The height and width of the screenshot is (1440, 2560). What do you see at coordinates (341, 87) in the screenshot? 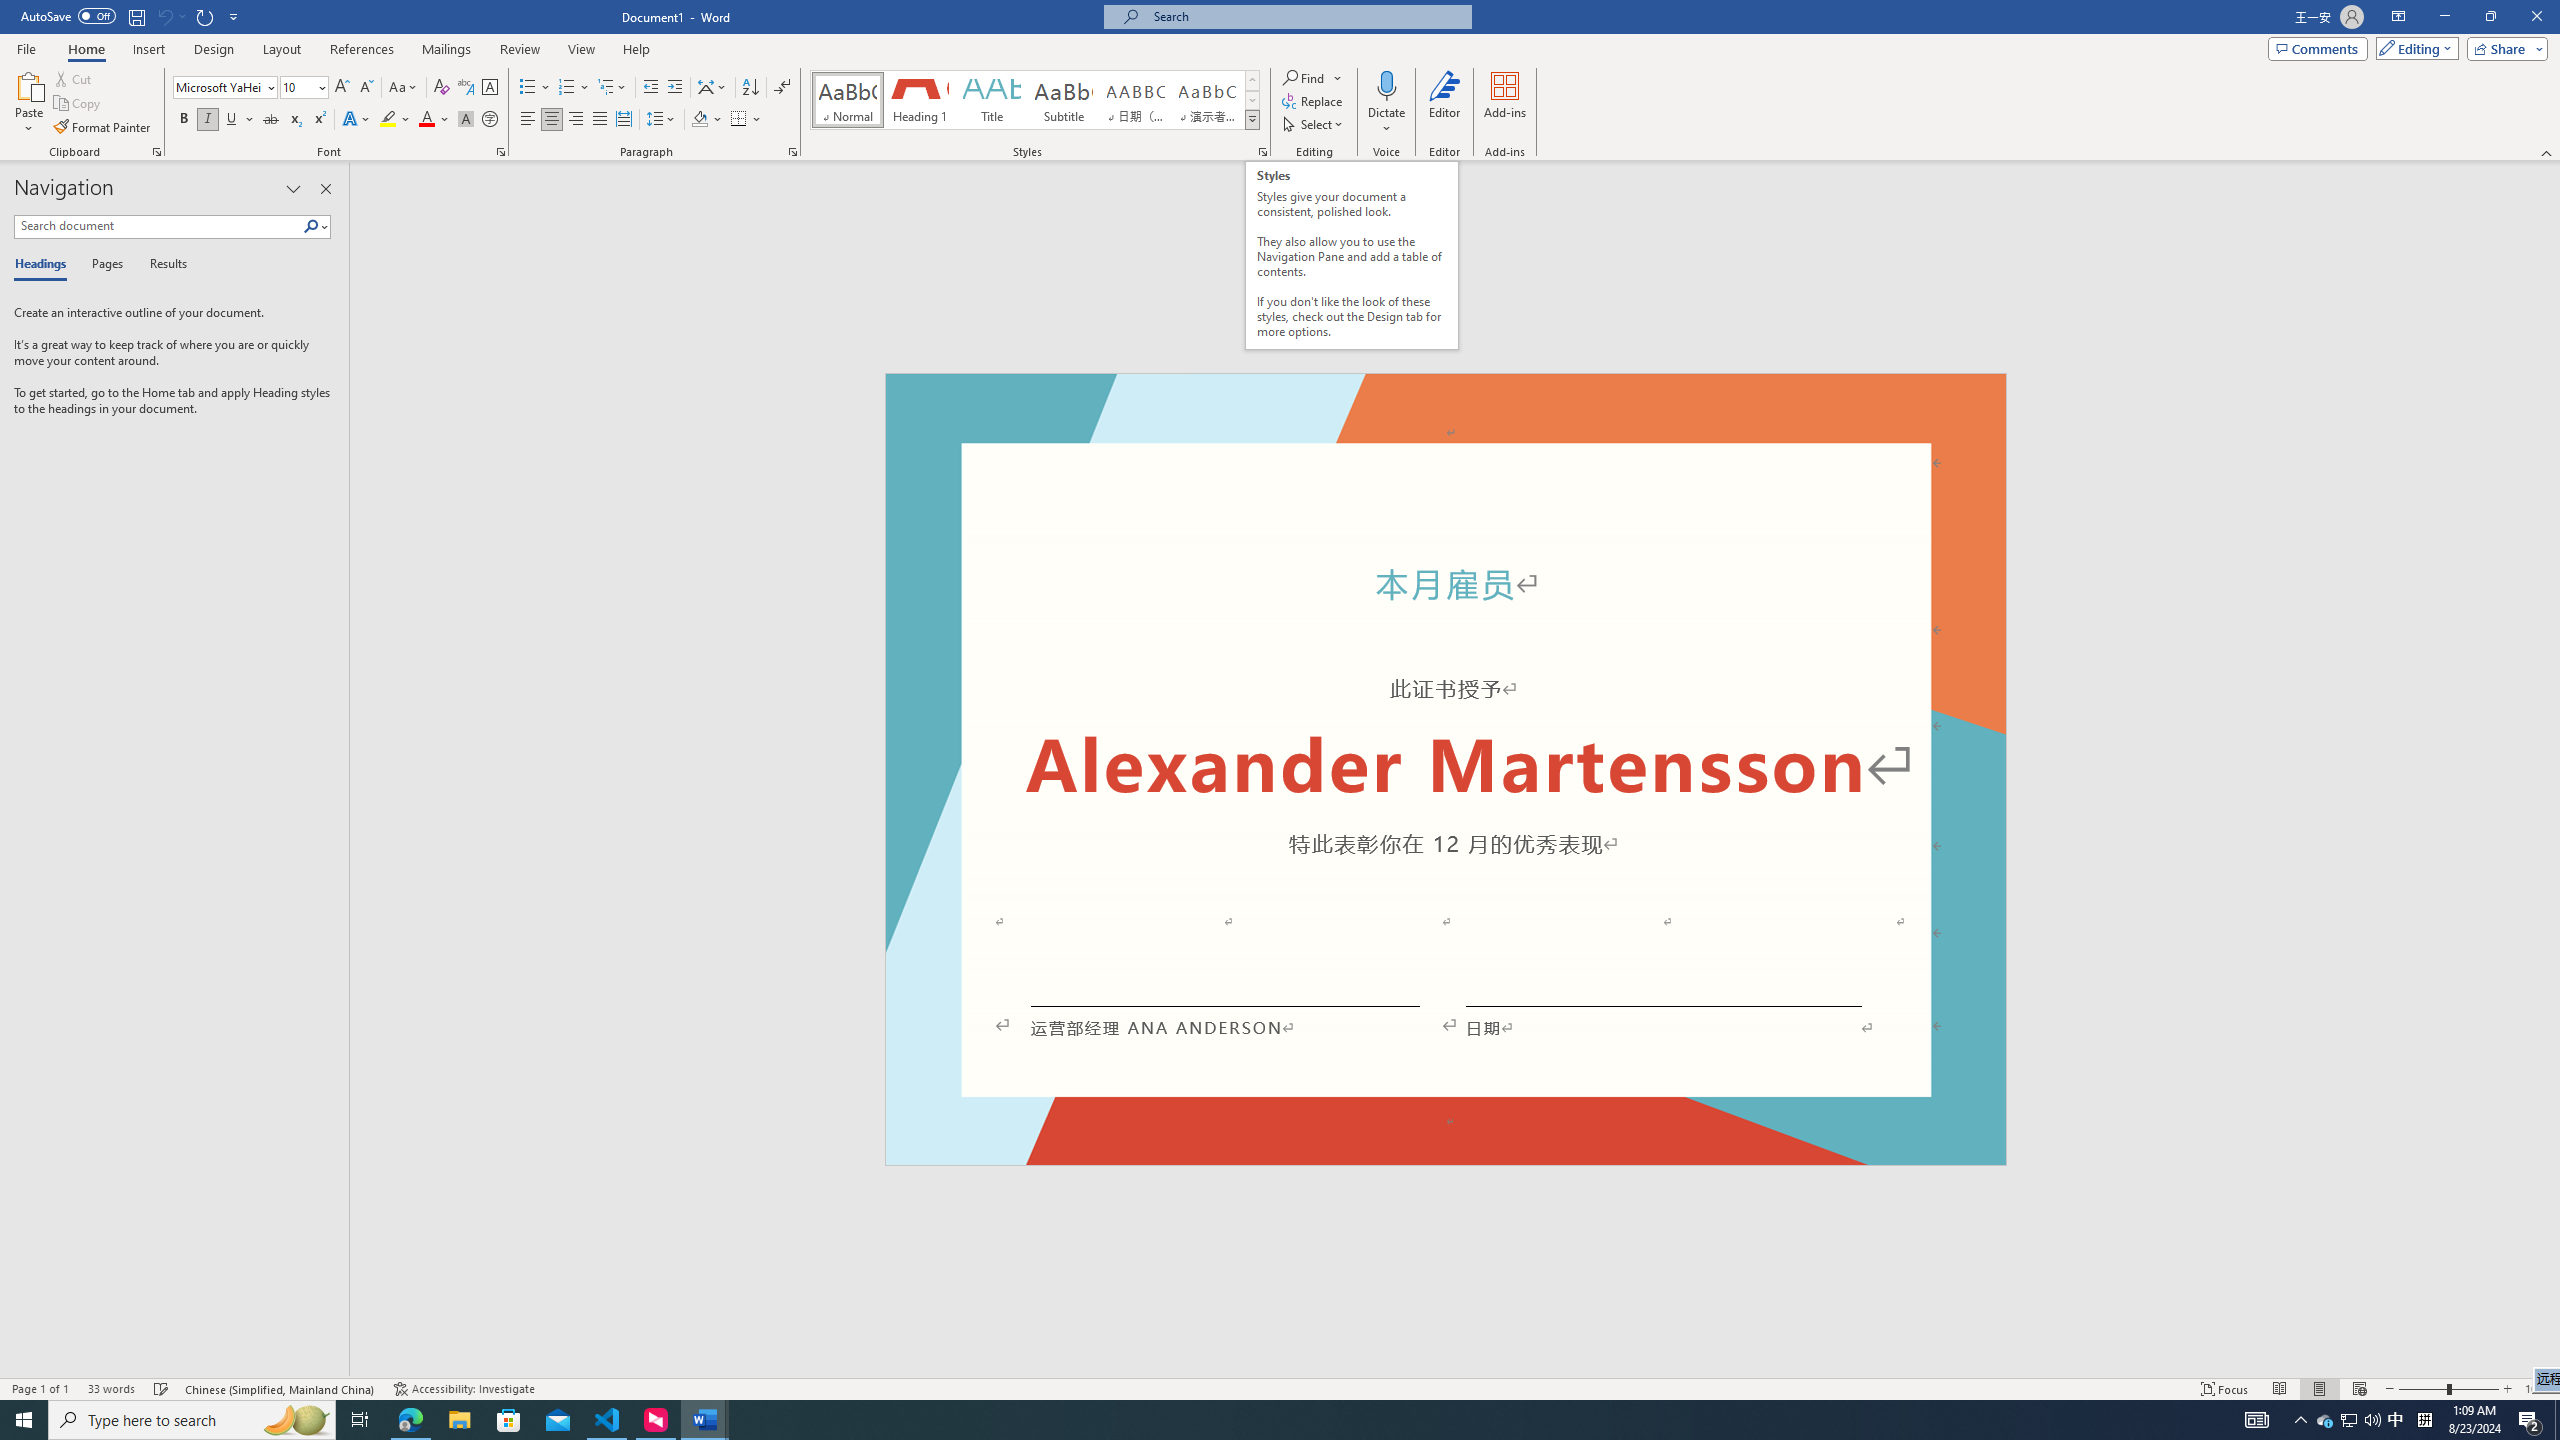
I see `'Grow Font'` at bounding box center [341, 87].